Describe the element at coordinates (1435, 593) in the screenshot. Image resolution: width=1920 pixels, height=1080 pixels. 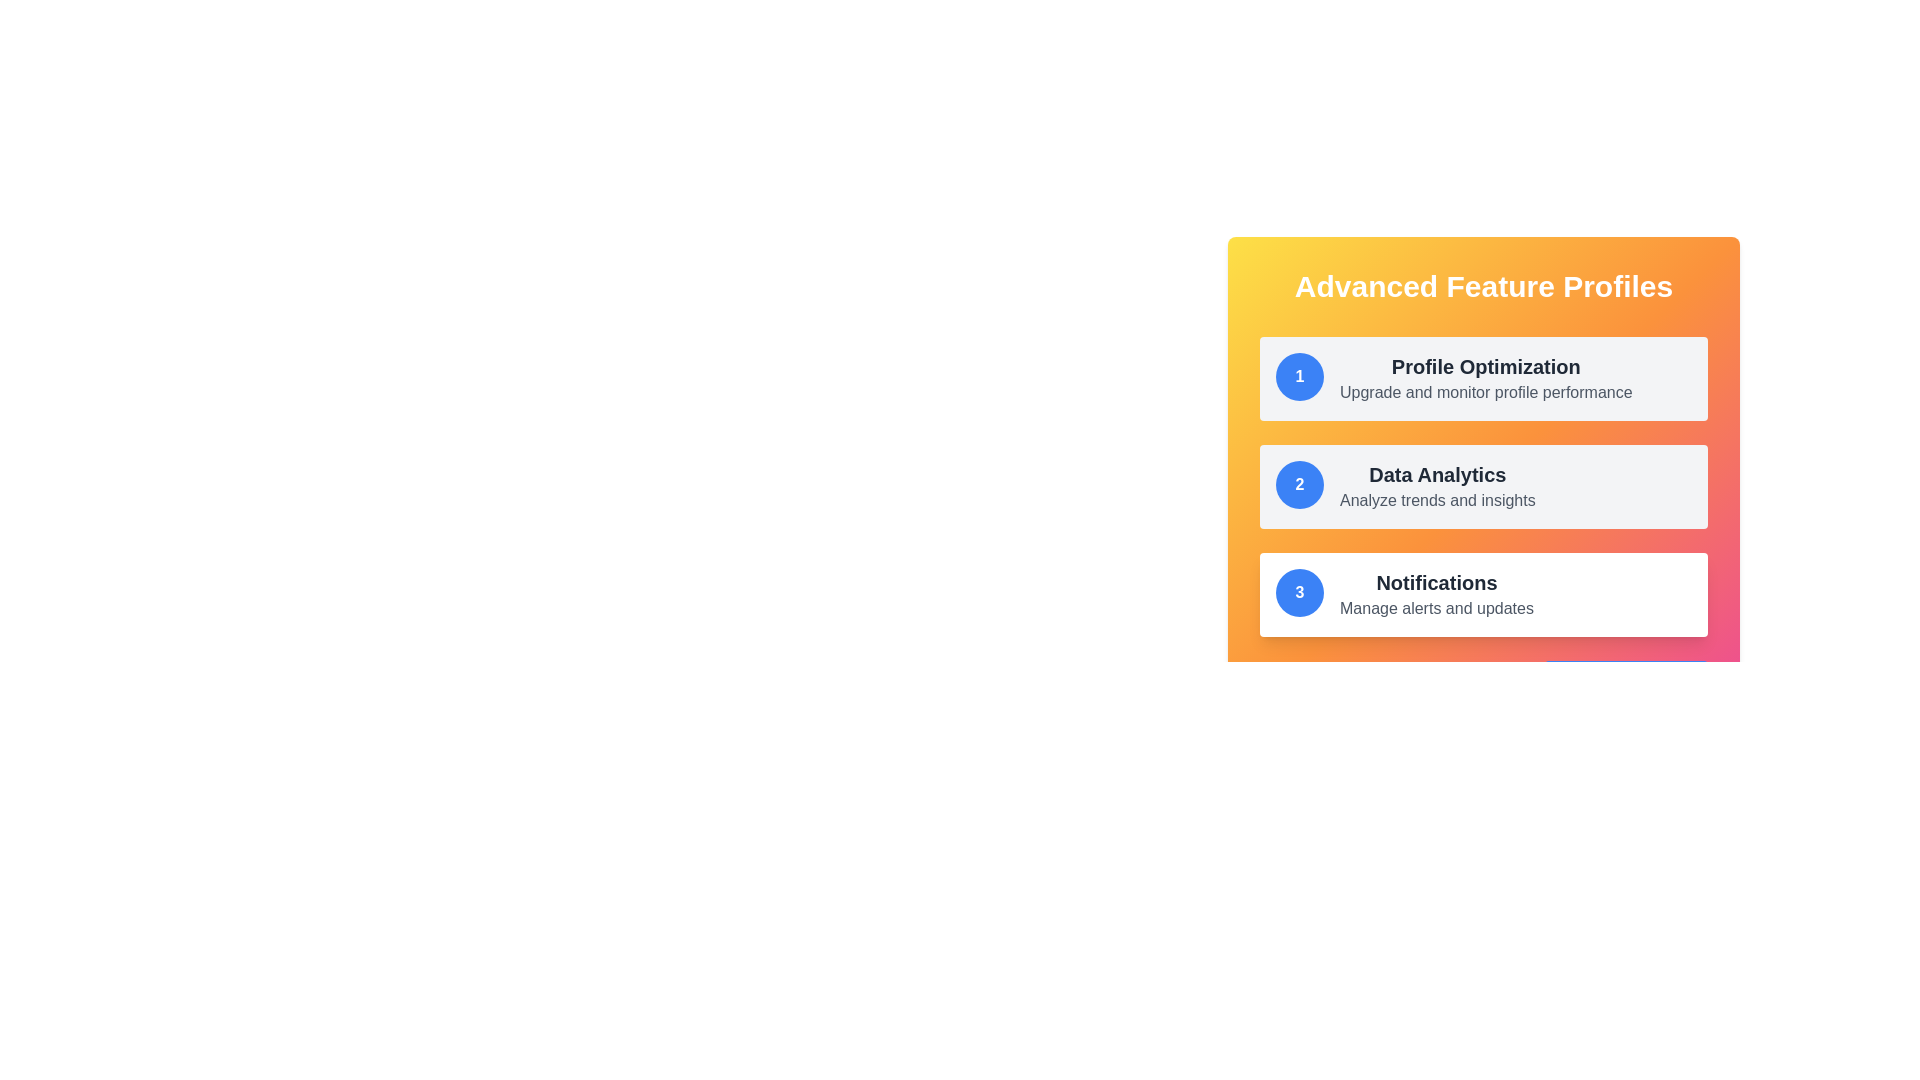
I see `text that serves as the title and description of the feature related to managing notifications, located within the third card titled '3' in the list under 'Advanced Feature Profiles'` at that location.